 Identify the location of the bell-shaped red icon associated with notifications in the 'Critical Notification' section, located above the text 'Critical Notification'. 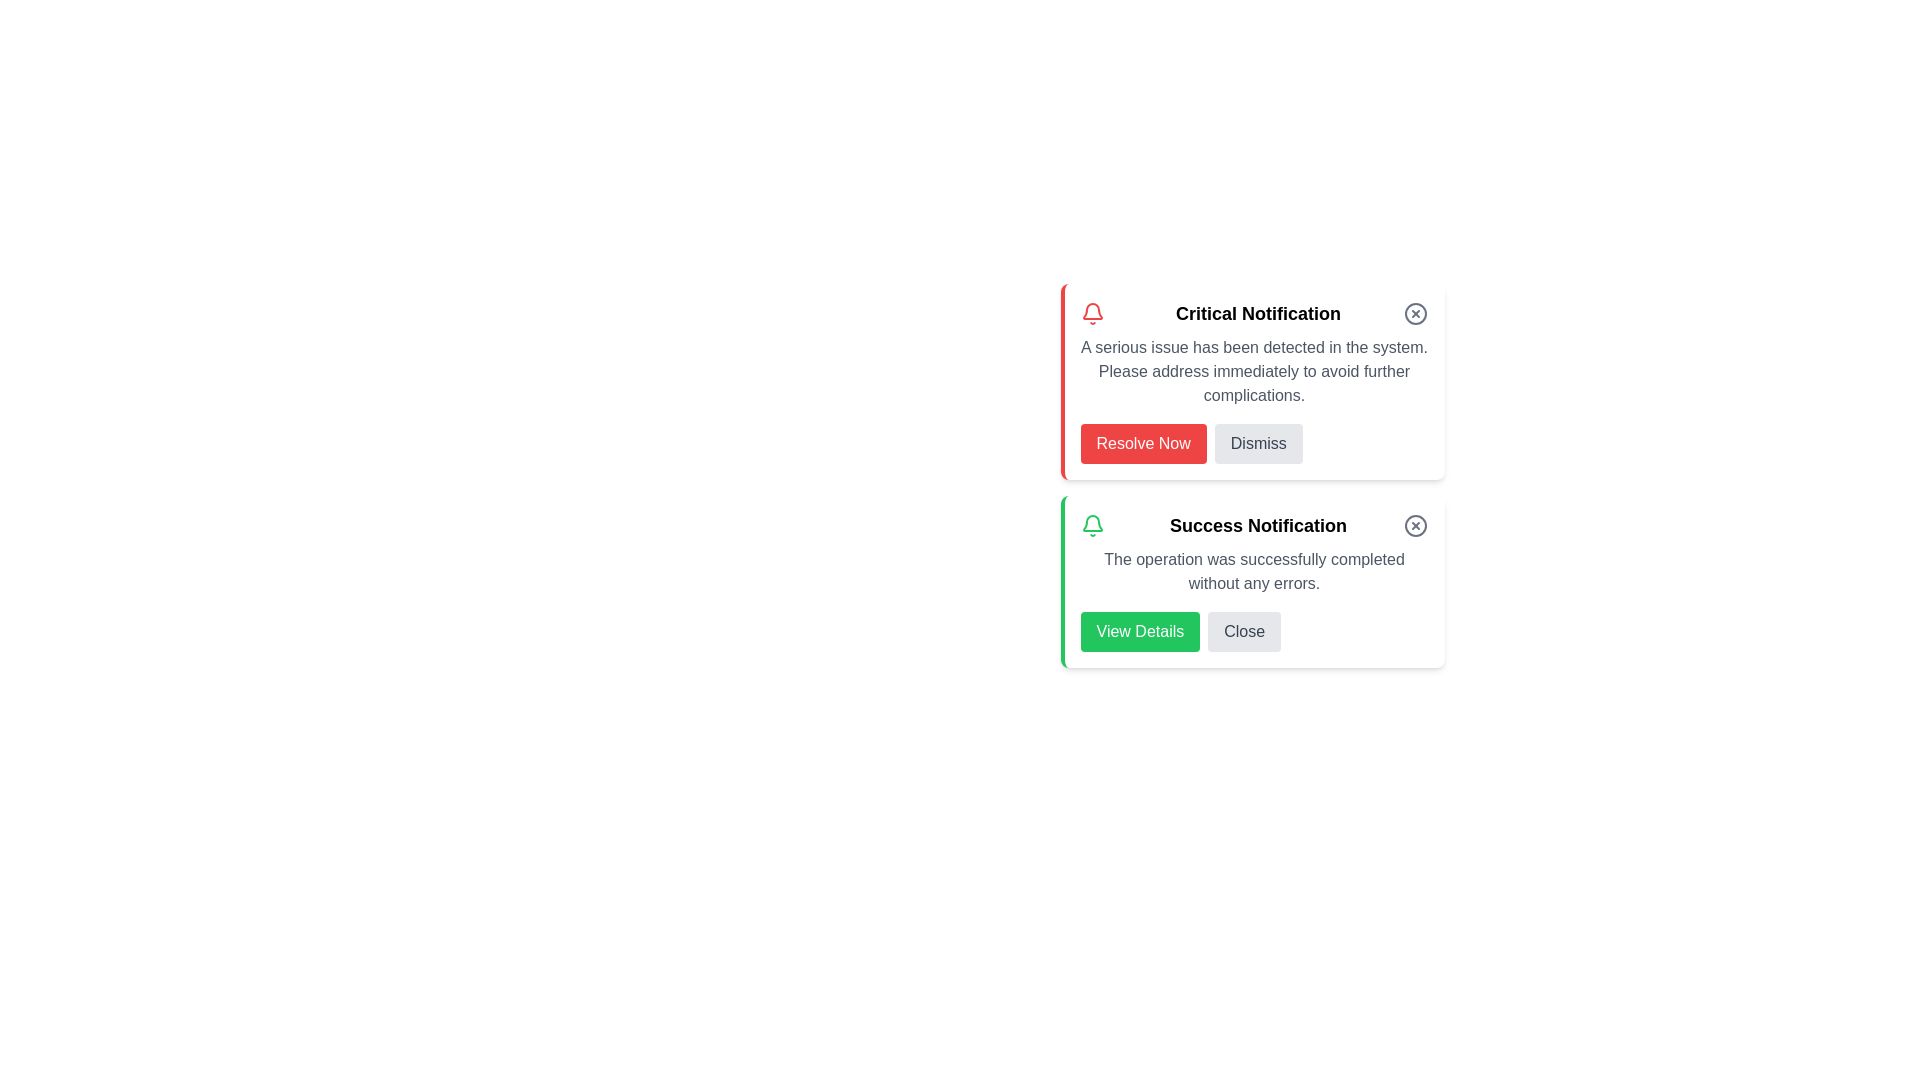
(1091, 313).